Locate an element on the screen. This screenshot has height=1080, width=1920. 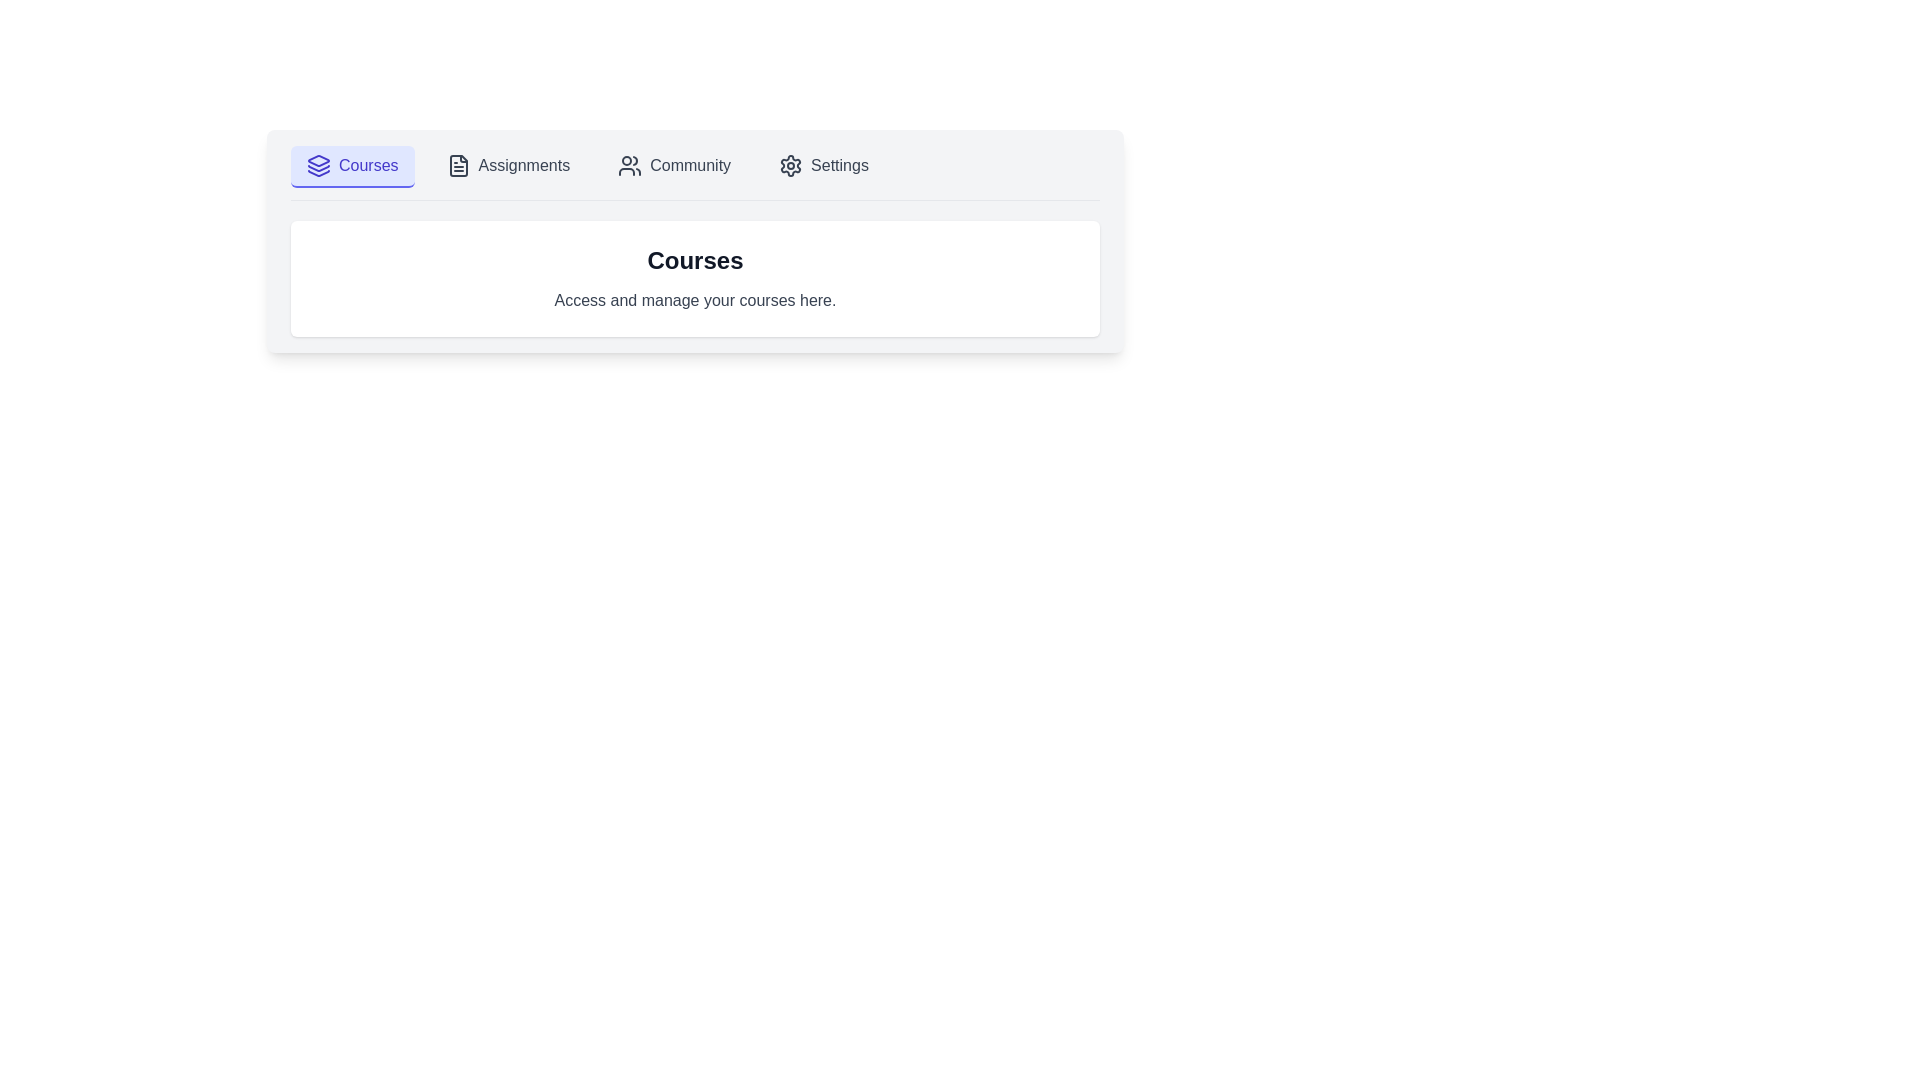
the Settings button in the top right navigation bar is located at coordinates (824, 165).